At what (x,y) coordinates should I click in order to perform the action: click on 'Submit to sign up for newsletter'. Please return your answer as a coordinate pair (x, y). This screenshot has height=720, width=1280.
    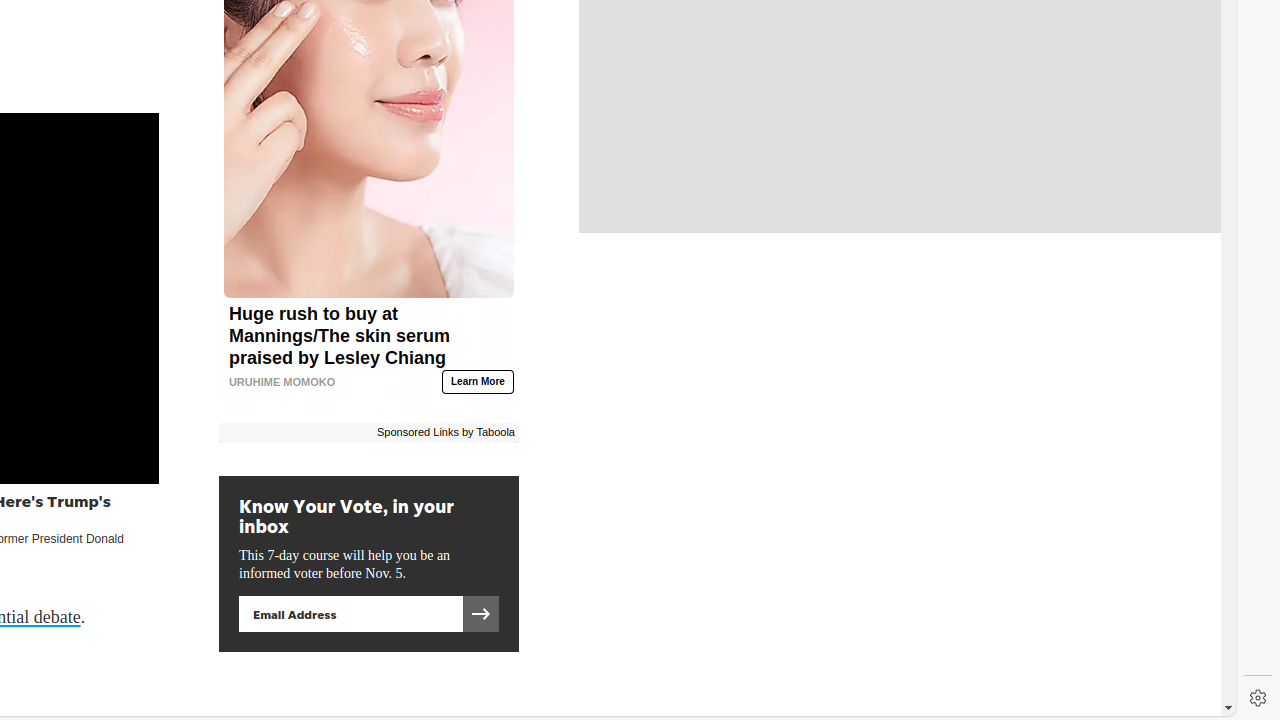
    Looking at the image, I should click on (480, 613).